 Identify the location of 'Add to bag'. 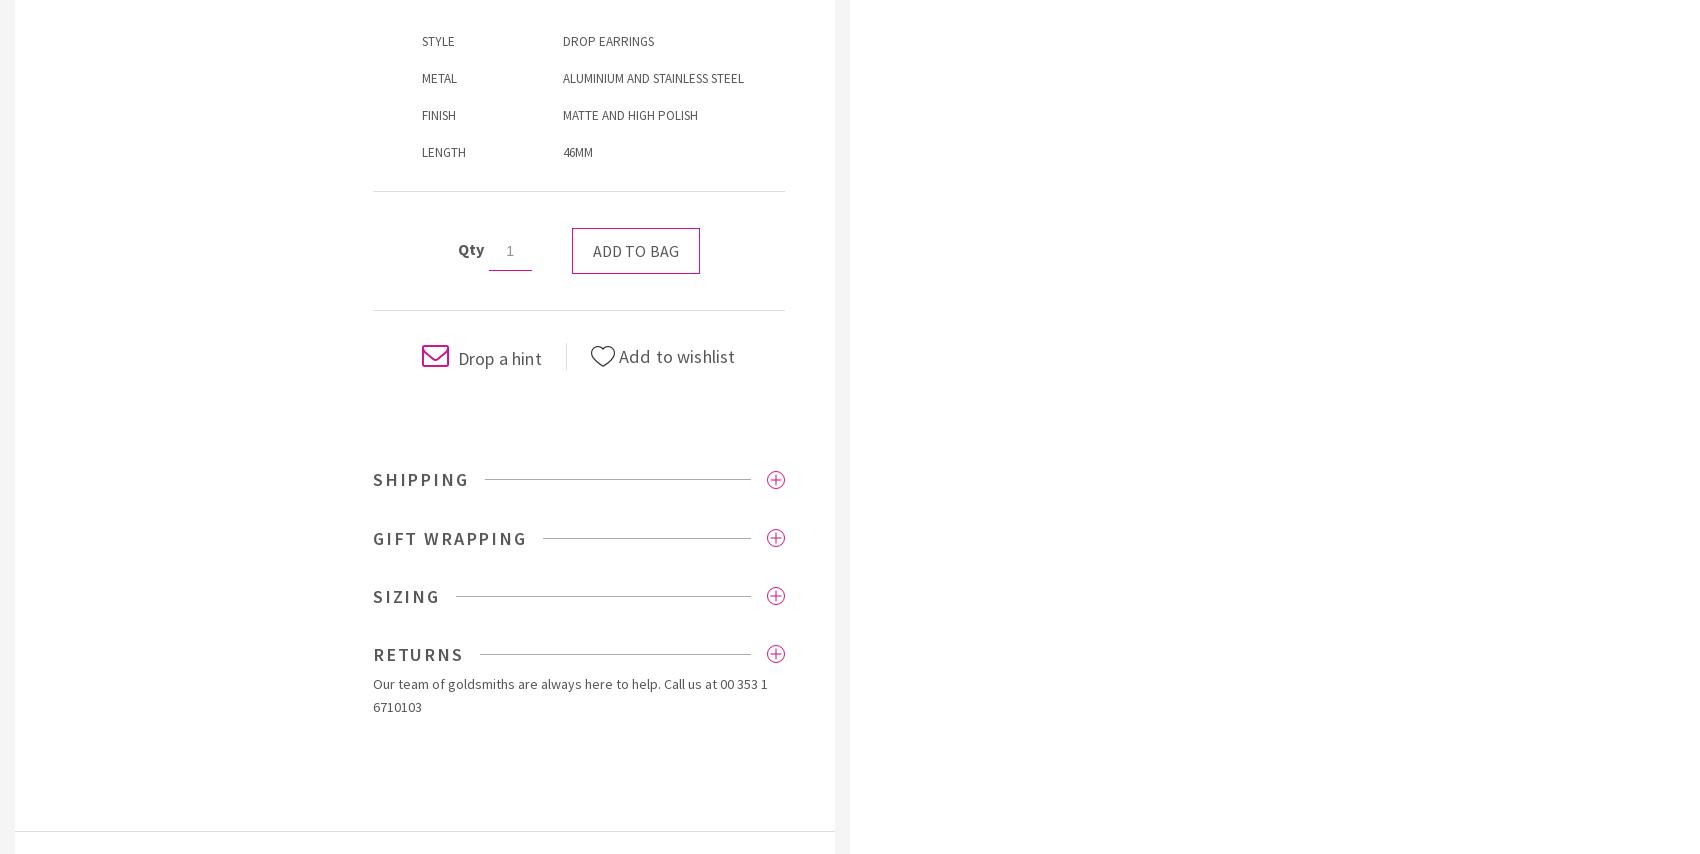
(634, 249).